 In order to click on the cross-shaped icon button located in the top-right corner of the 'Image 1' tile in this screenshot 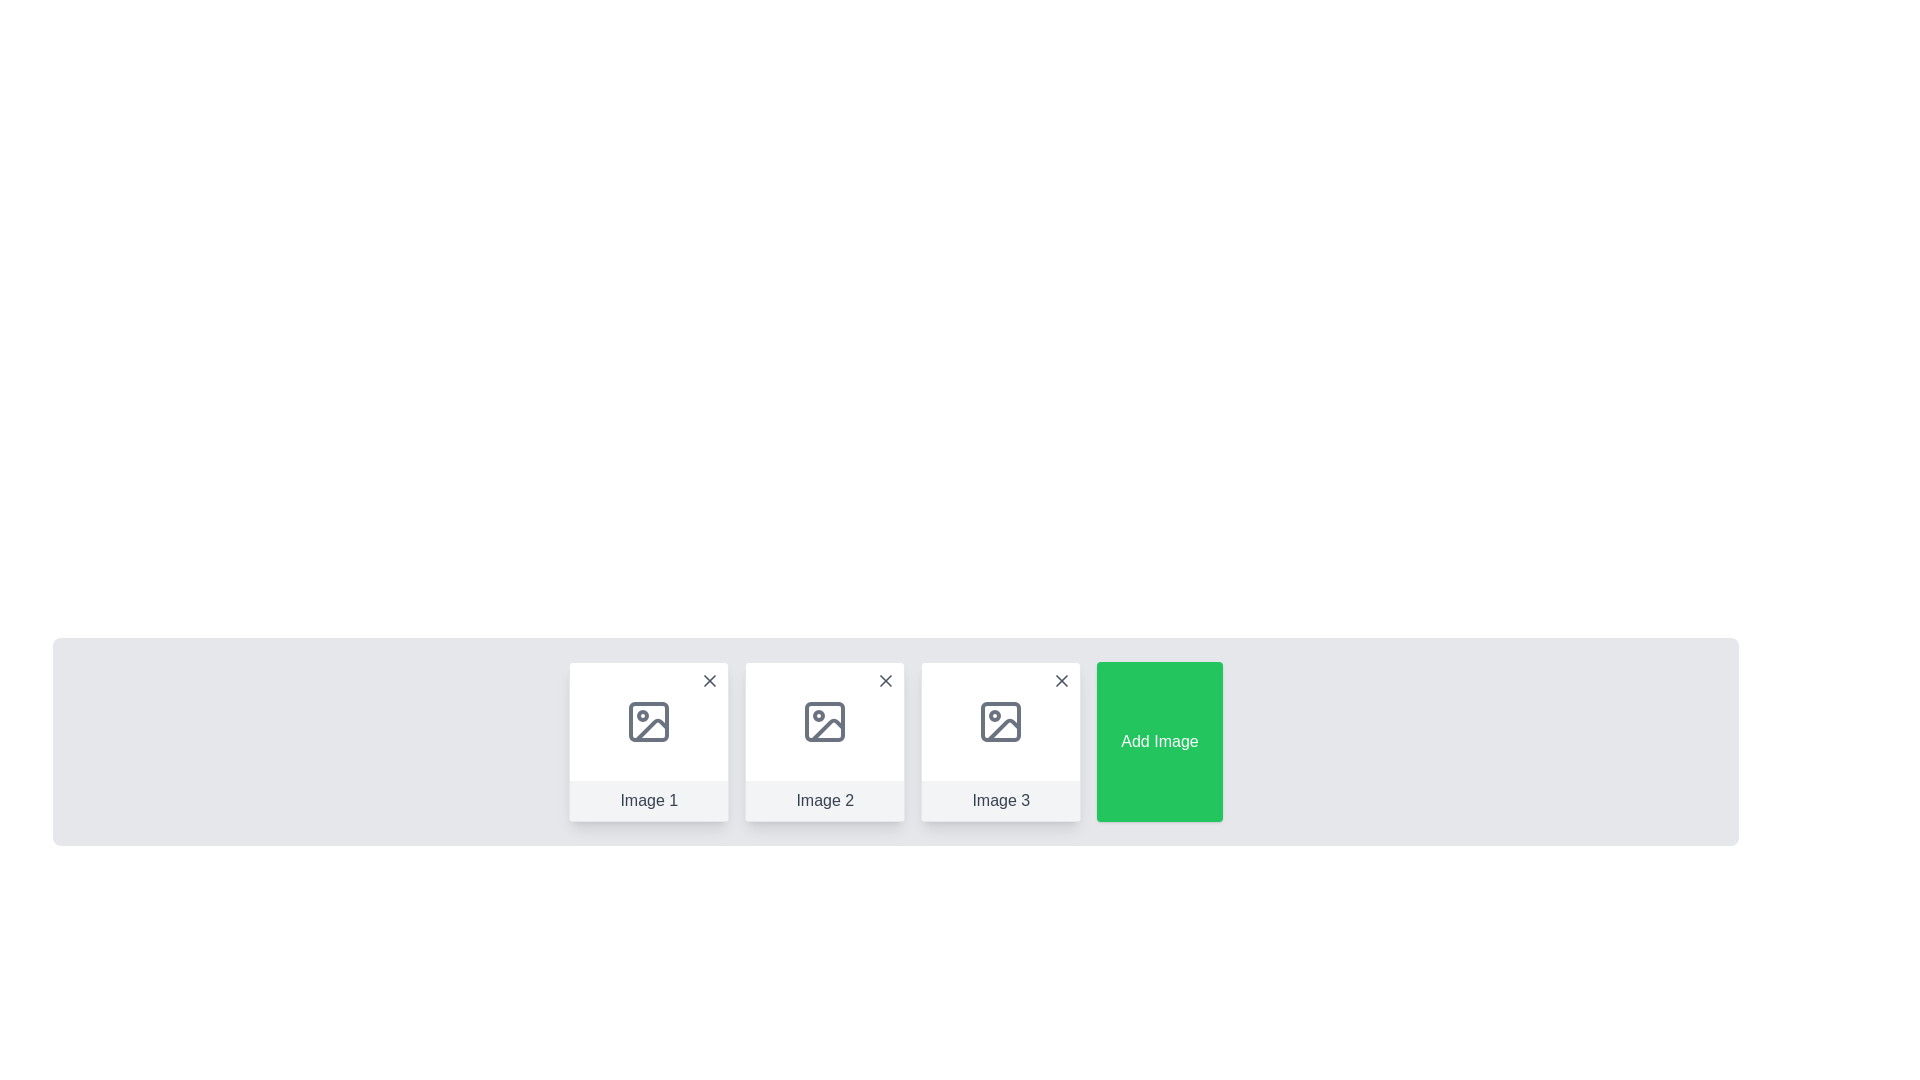, I will do `click(710, 680)`.